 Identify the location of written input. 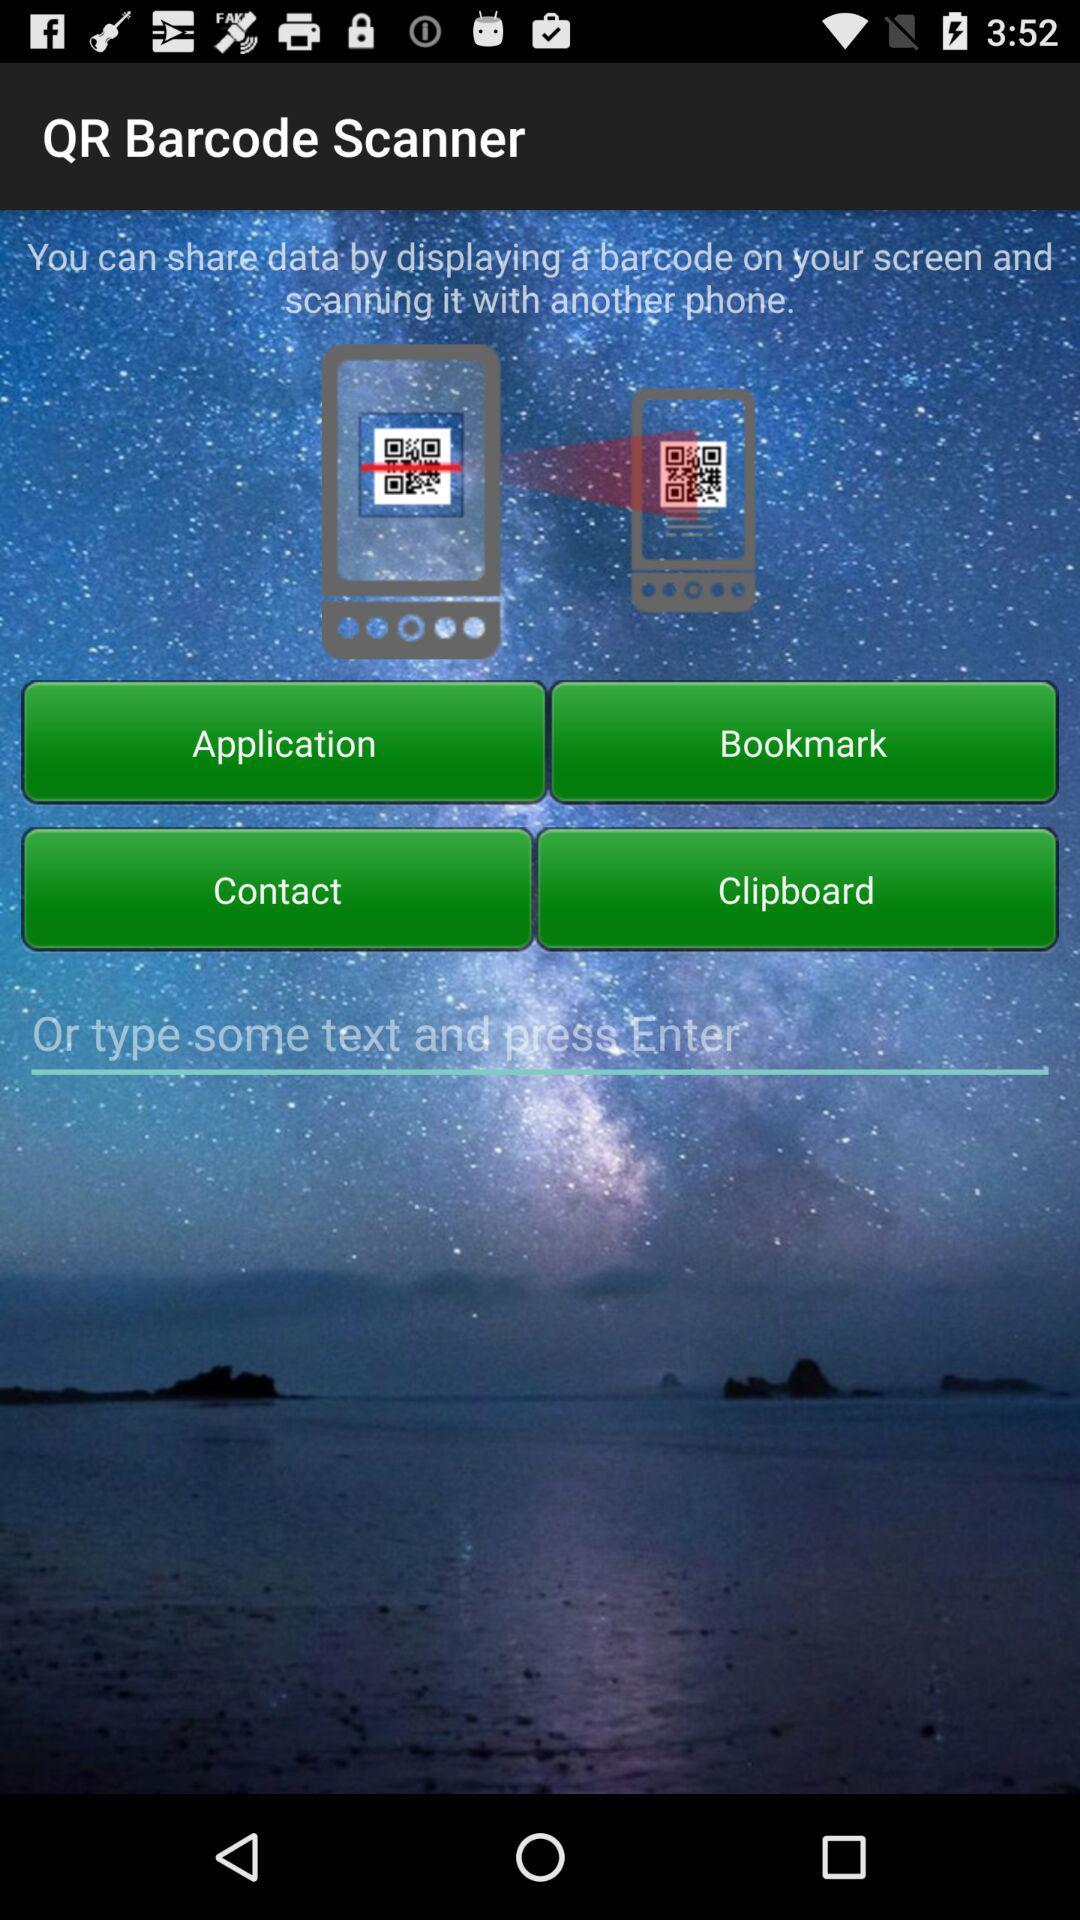
(540, 1033).